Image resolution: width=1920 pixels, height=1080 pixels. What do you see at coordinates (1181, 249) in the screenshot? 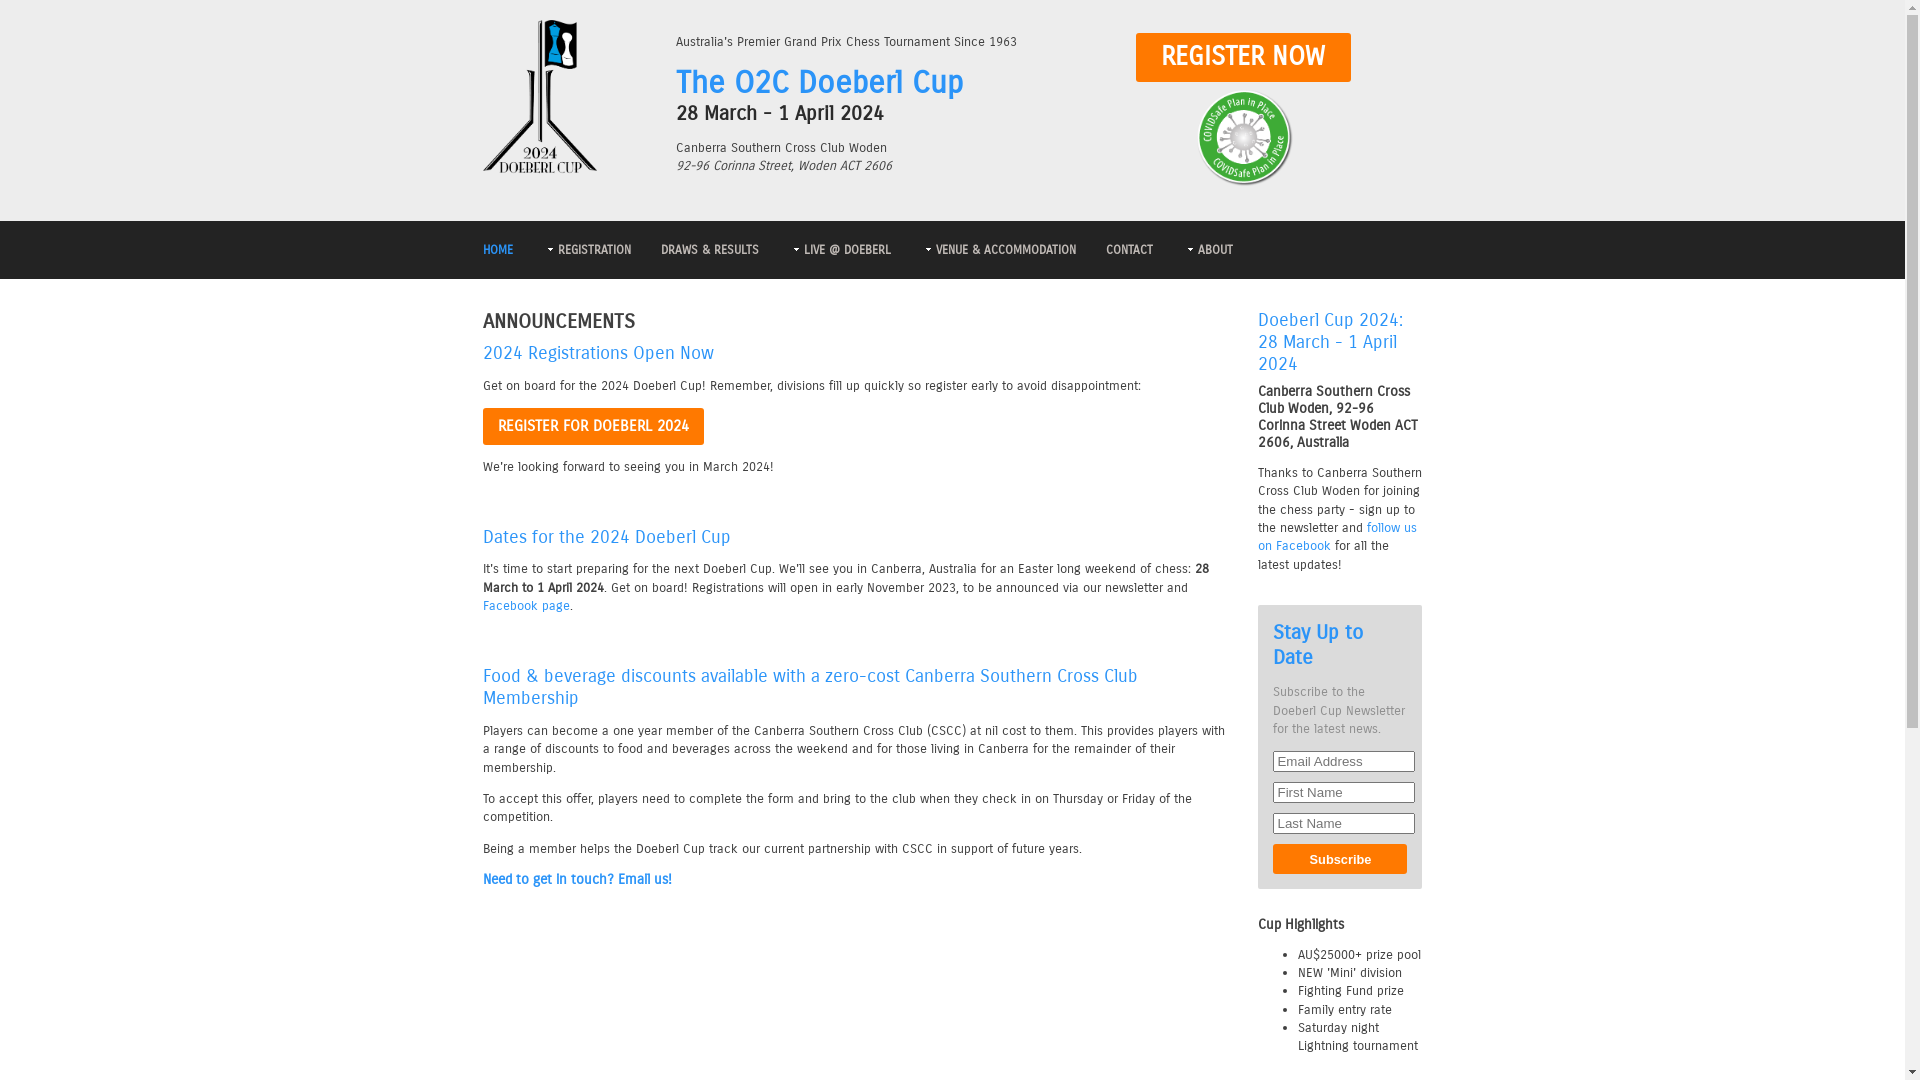
I see `'ABOUT'` at bounding box center [1181, 249].